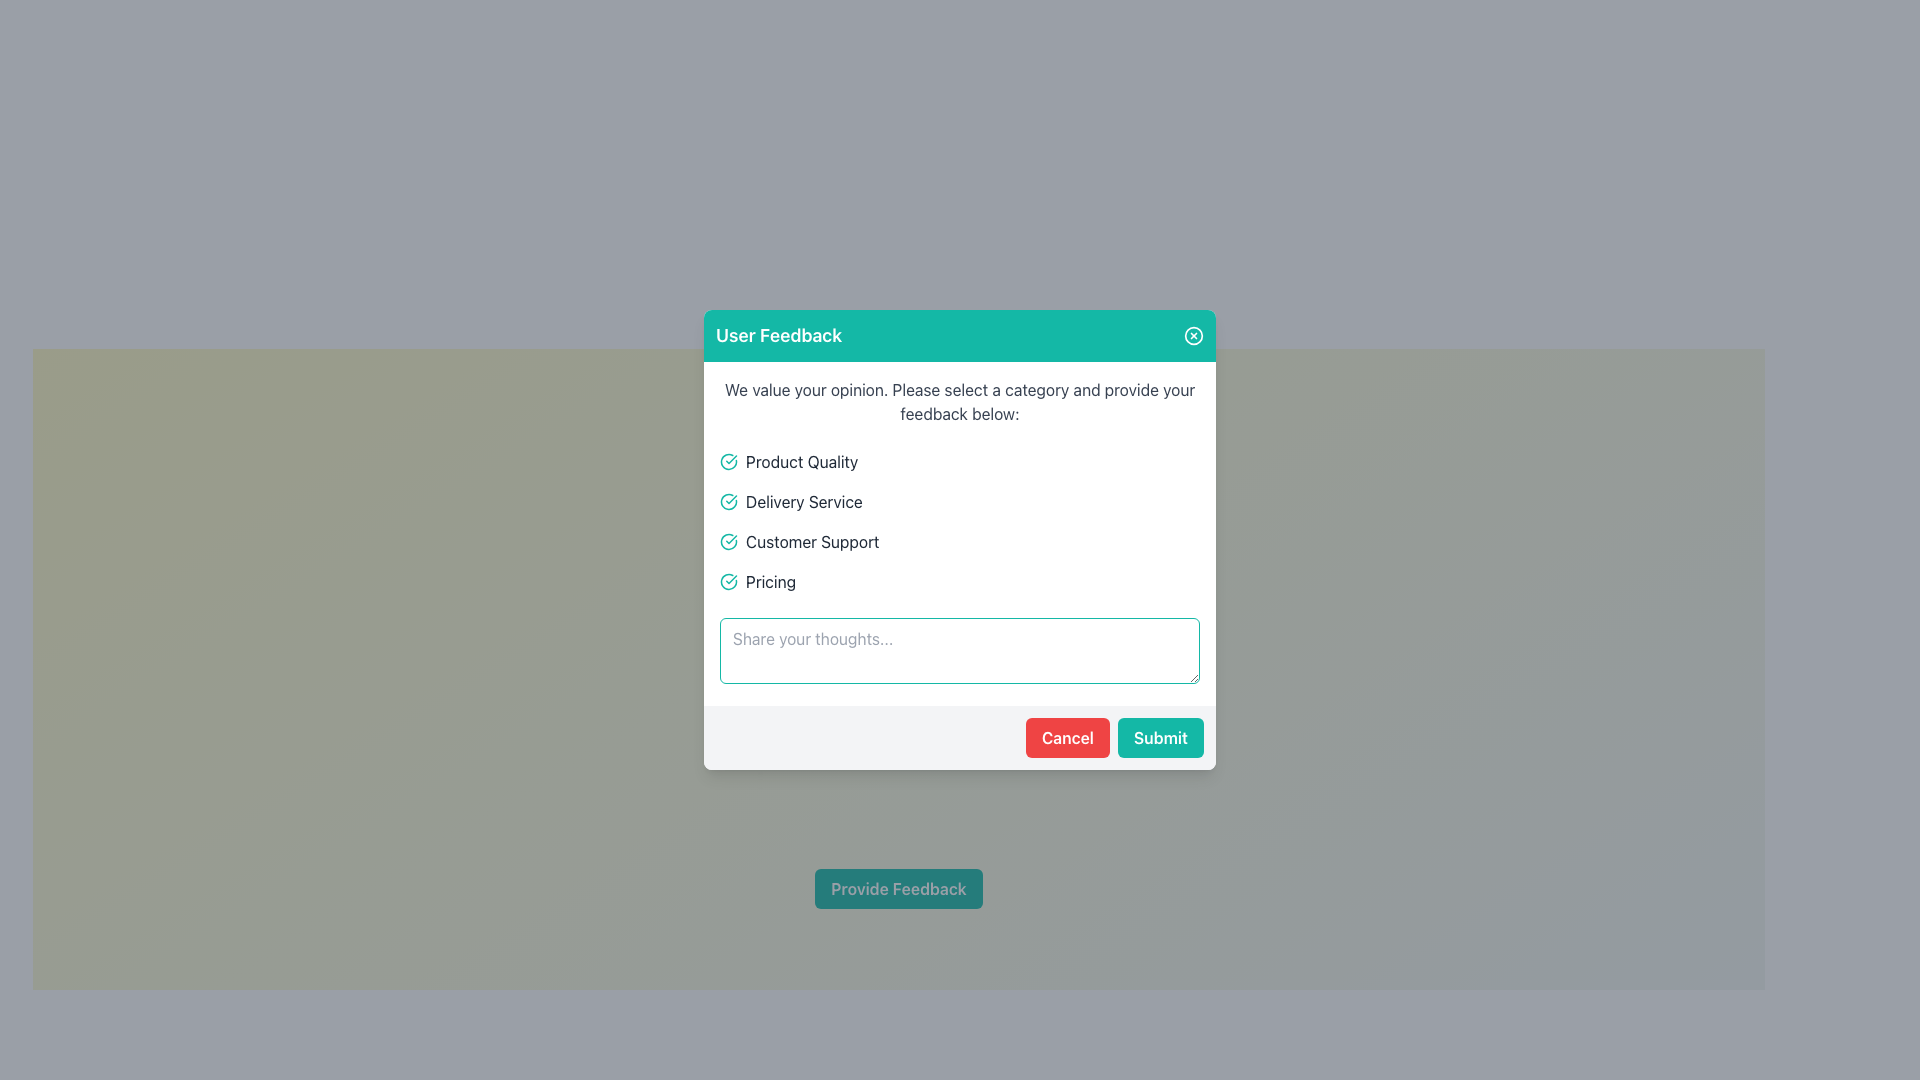  Describe the element at coordinates (960, 520) in the screenshot. I see `the list element containing options like 'Product Quality', 'Delivery Service', 'Customer Support', and 'Pricing'` at that location.